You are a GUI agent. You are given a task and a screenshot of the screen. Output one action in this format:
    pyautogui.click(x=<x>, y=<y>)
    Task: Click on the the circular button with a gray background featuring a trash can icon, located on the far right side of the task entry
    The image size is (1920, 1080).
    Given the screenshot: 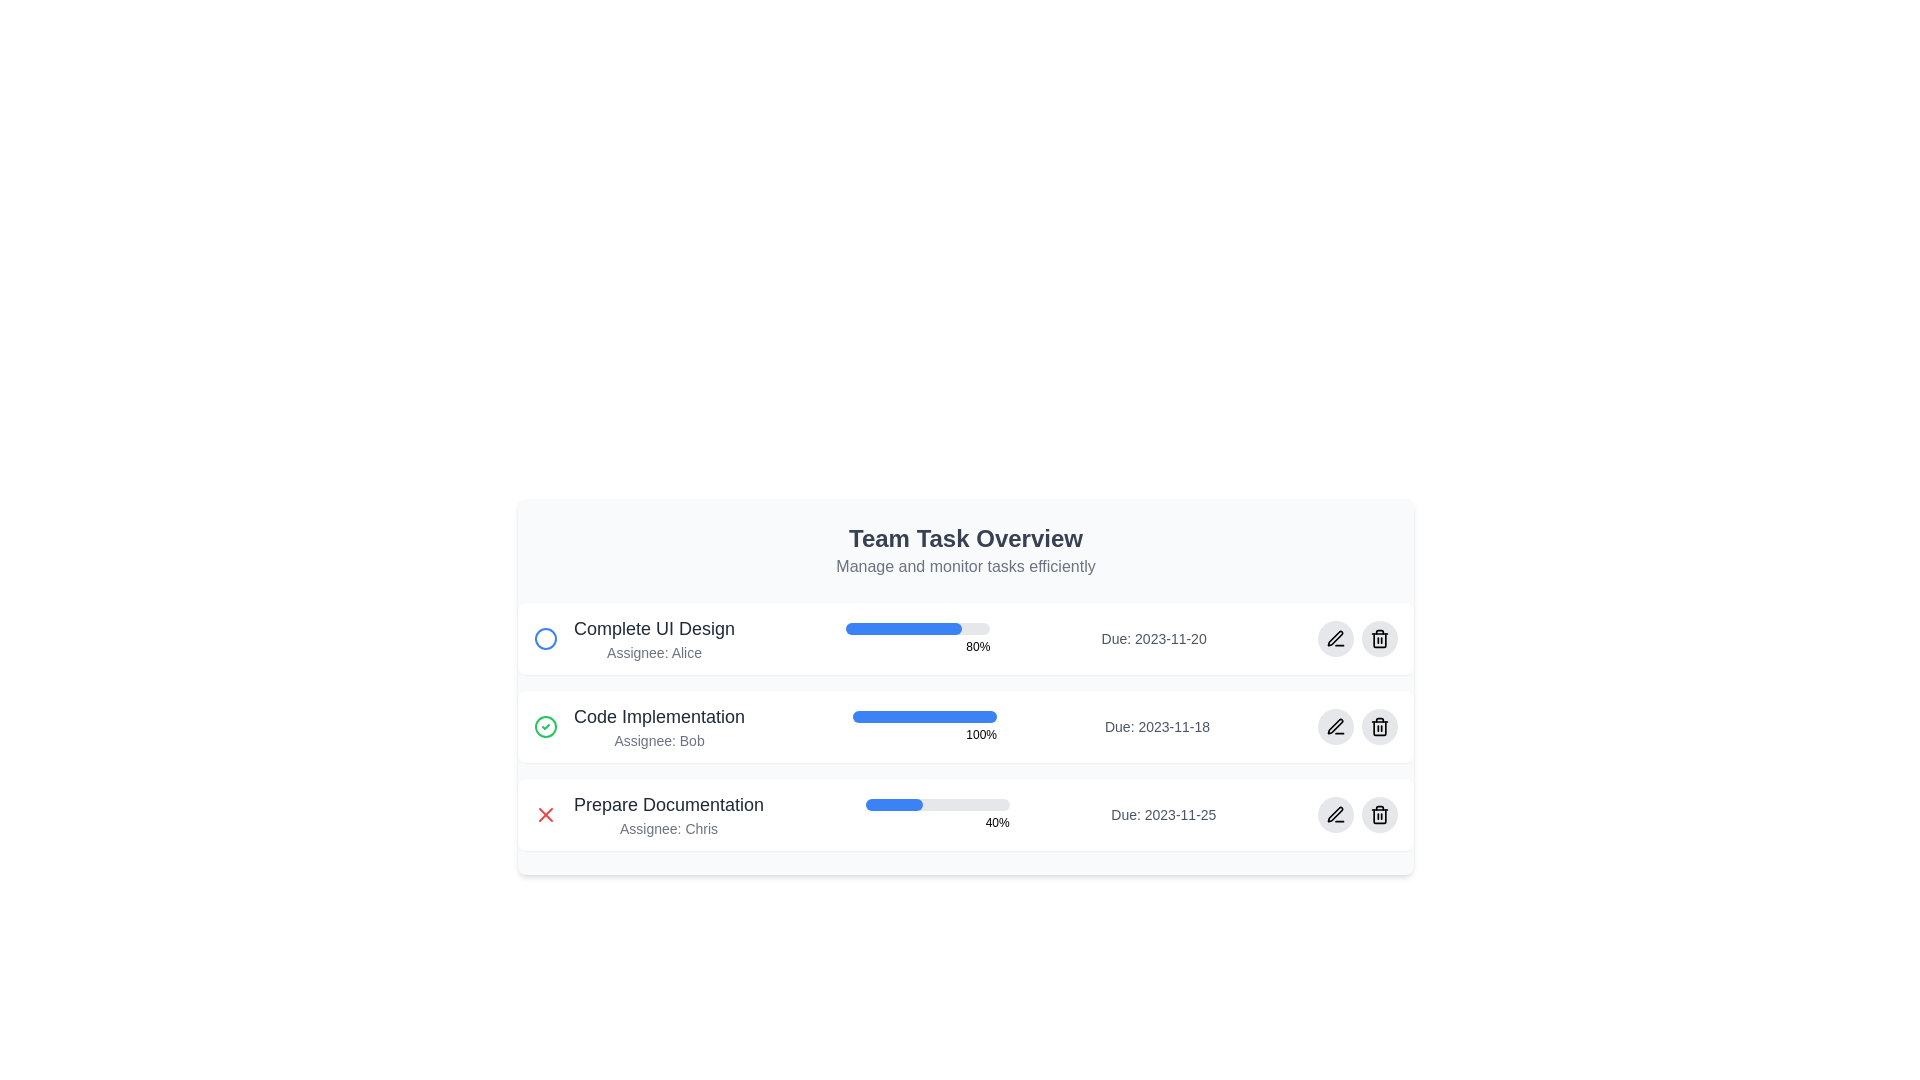 What is the action you would take?
    pyautogui.click(x=1378, y=814)
    